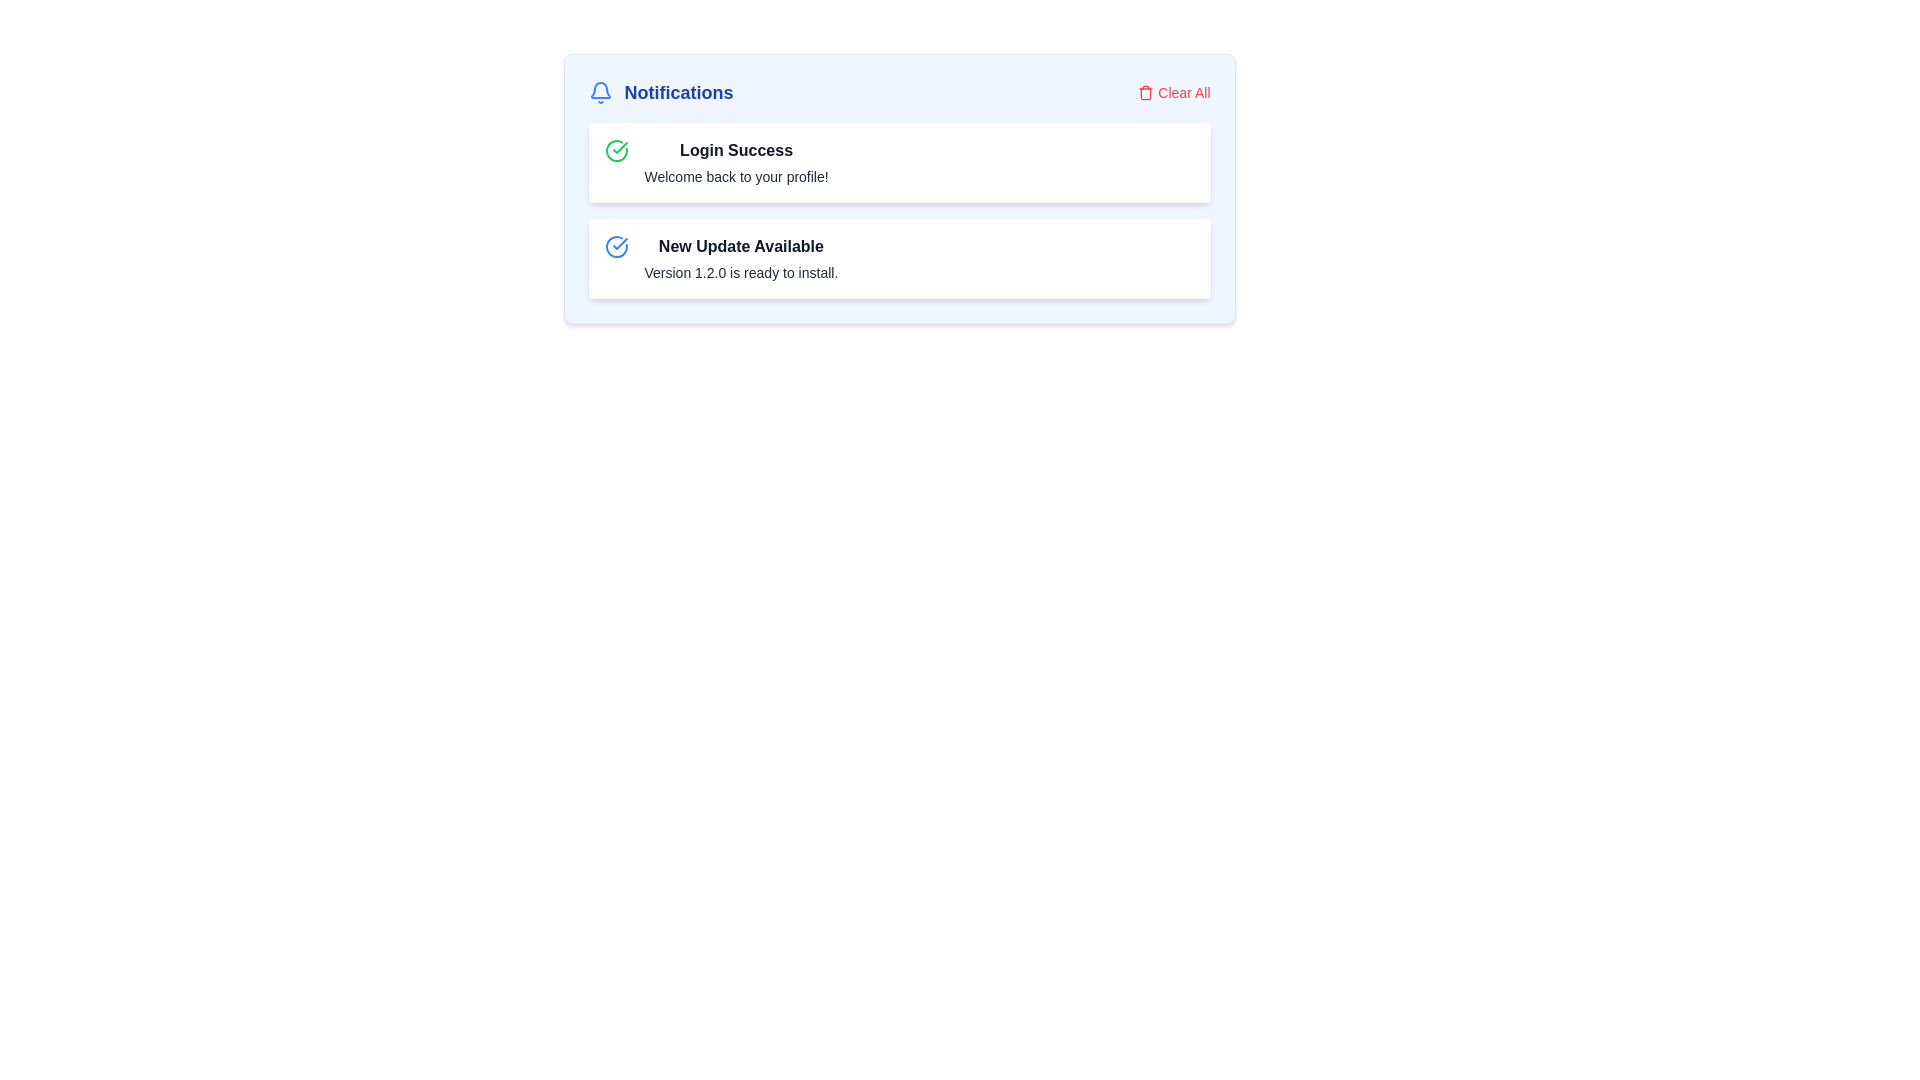 Image resolution: width=1920 pixels, height=1080 pixels. Describe the element at coordinates (615, 149) in the screenshot. I see `the green circular icon with a checkmark inside it, which is located to the left of the 'Login Success' text in the notification card` at that location.